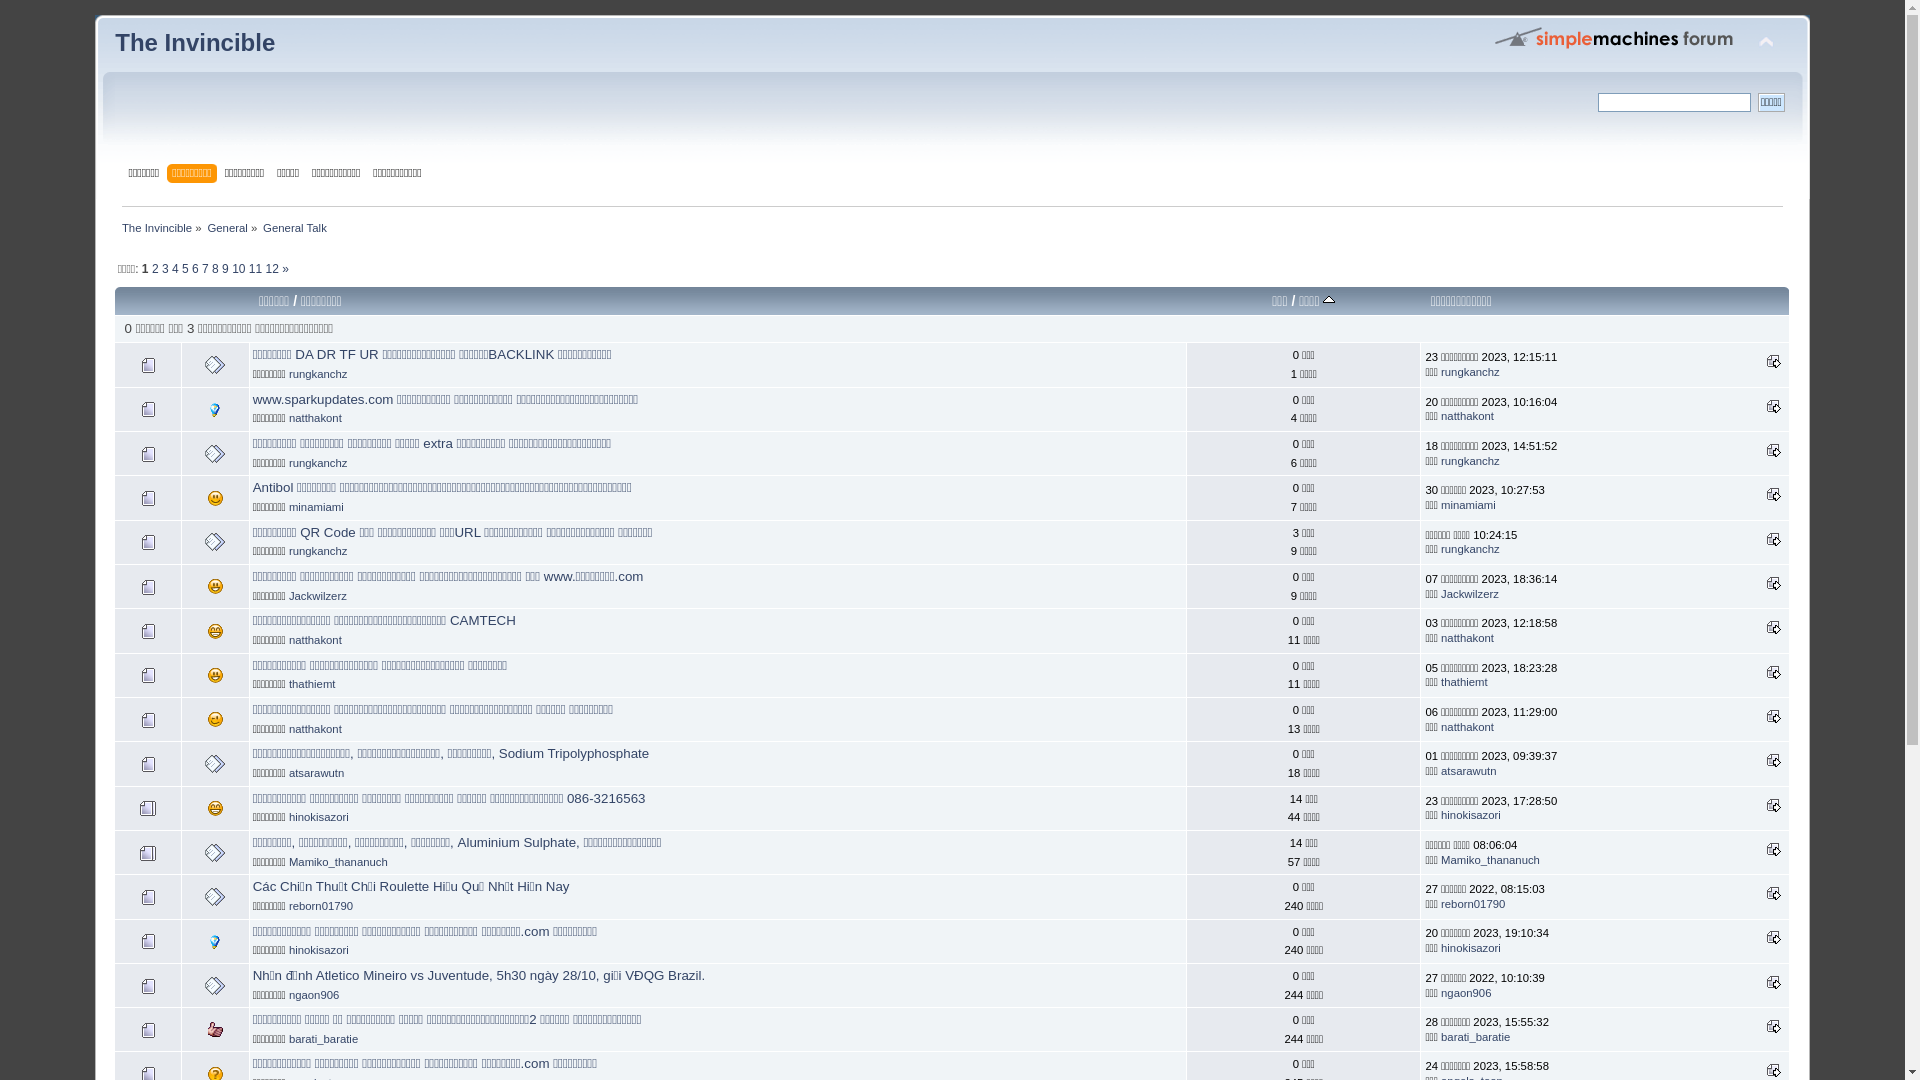  Describe the element at coordinates (1490, 859) in the screenshot. I see `'Mamiko_thananuch'` at that location.